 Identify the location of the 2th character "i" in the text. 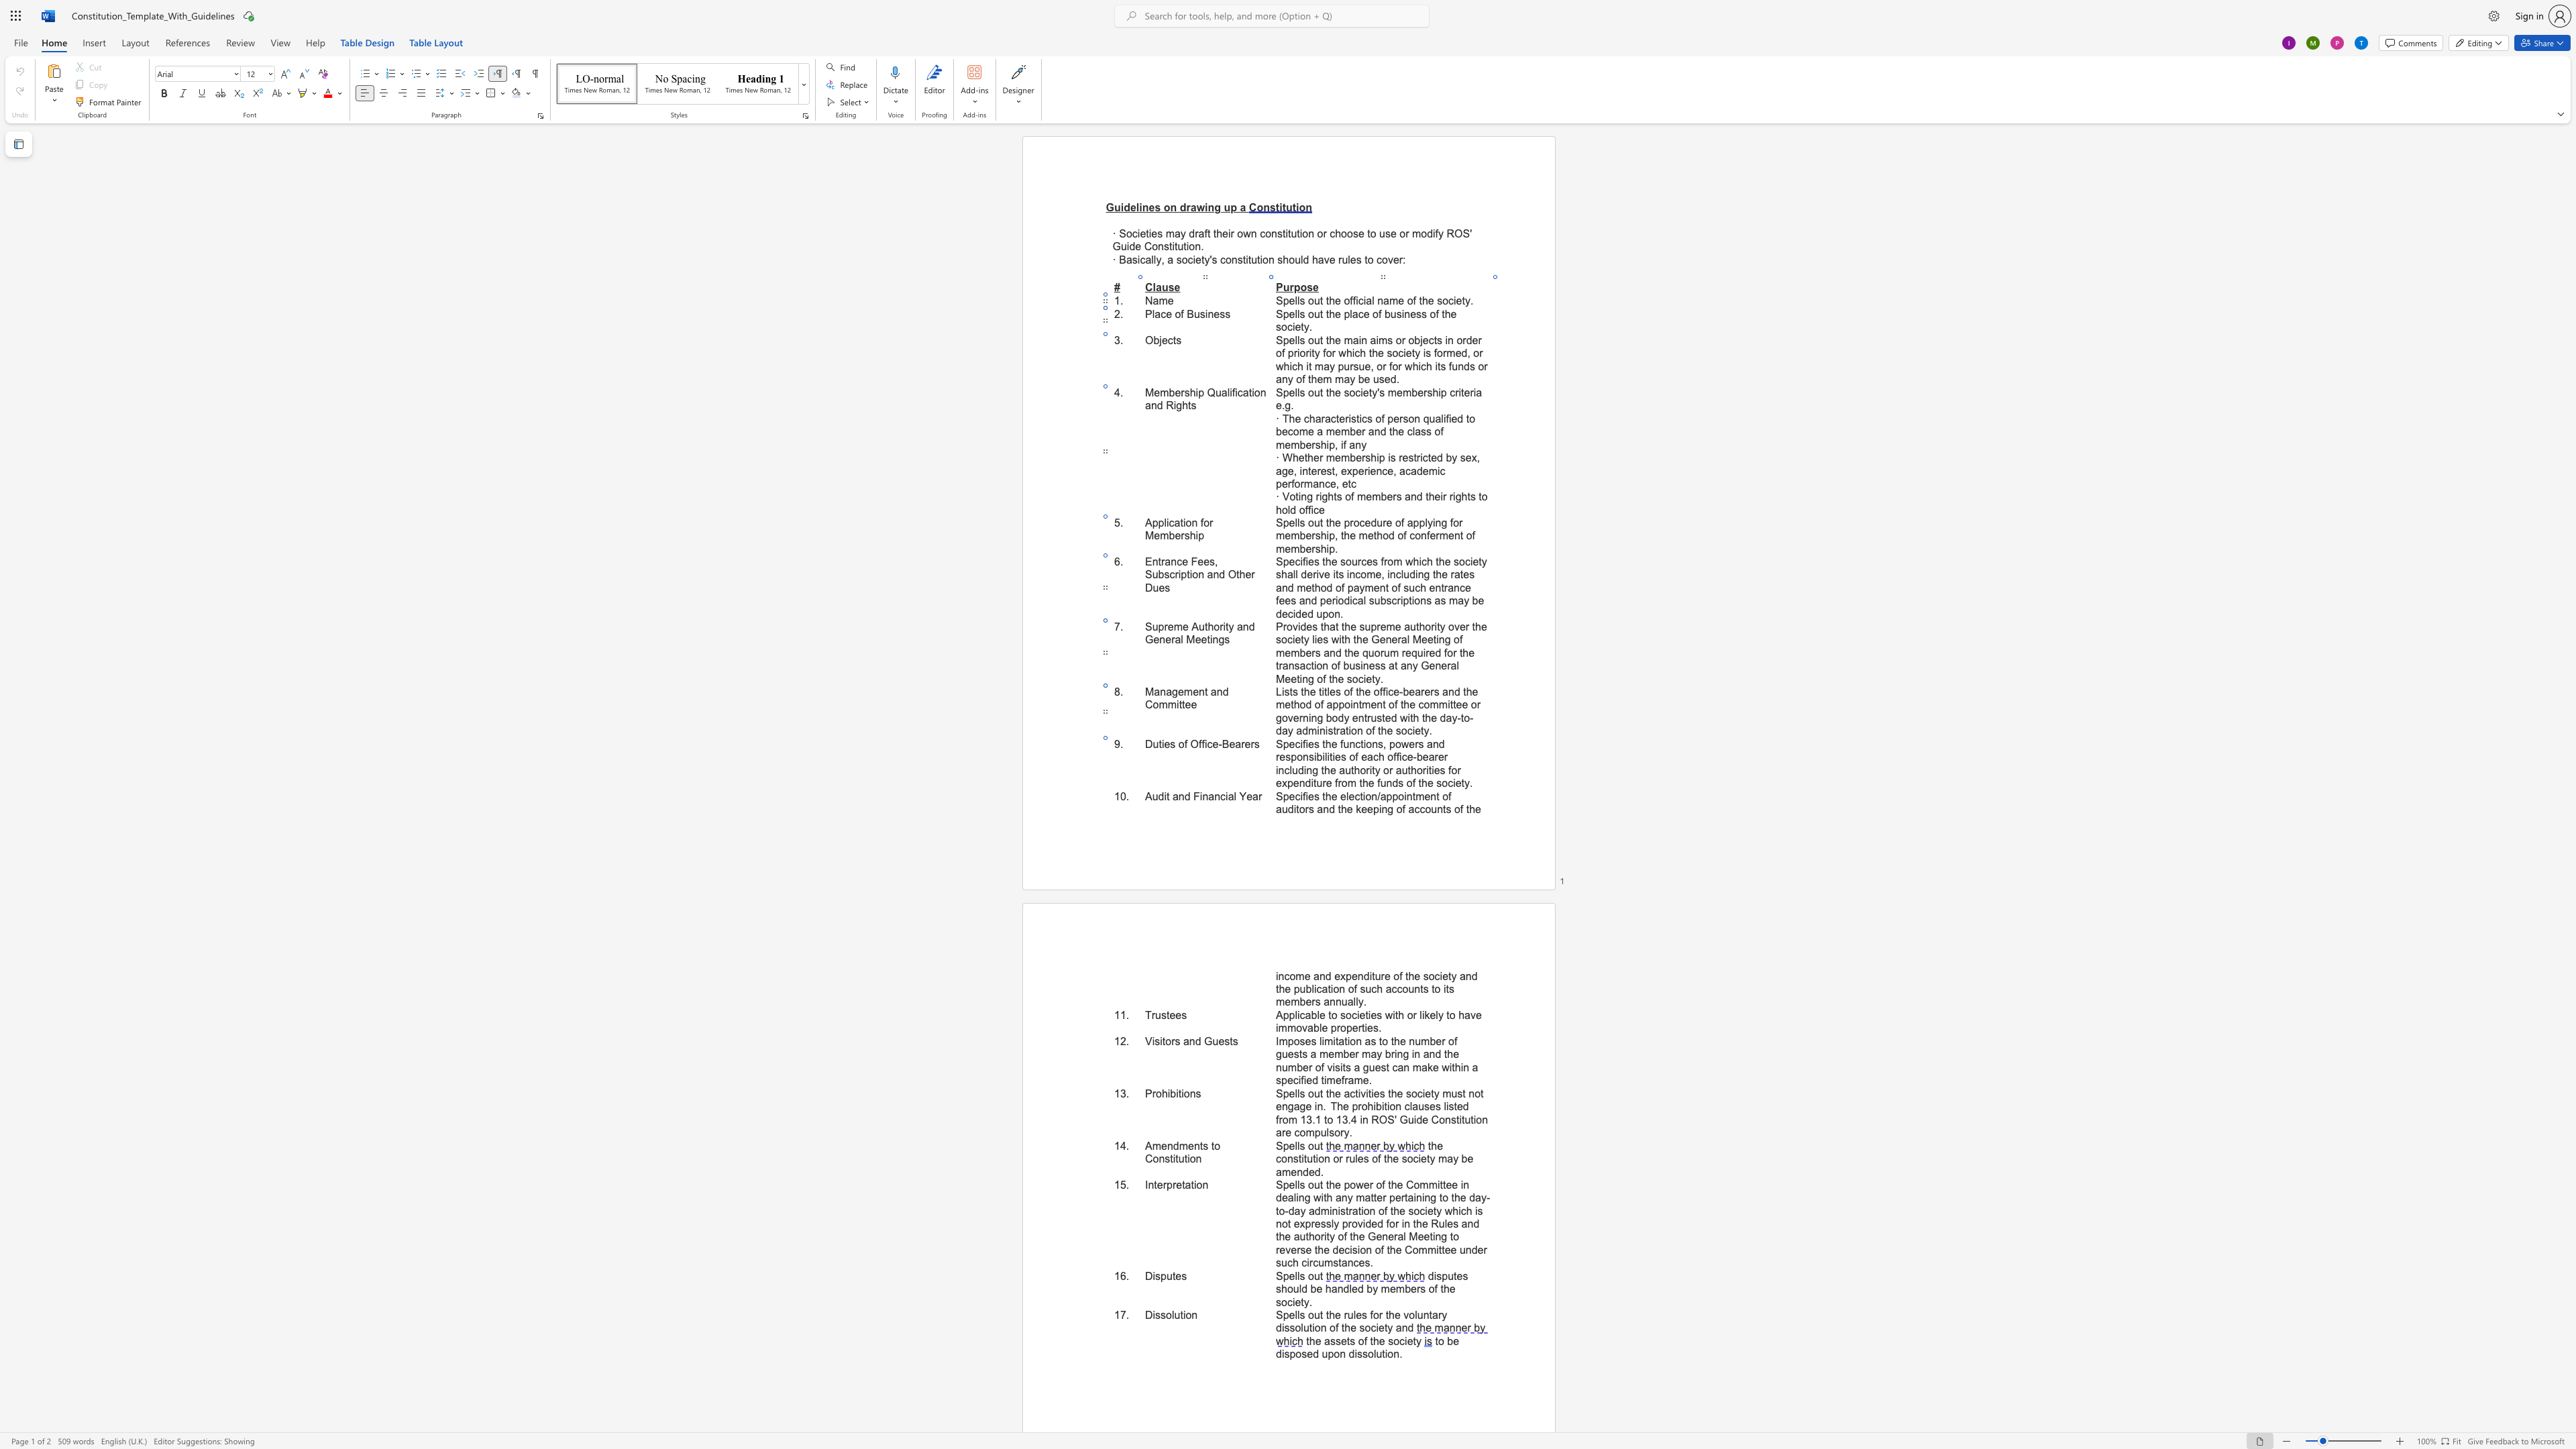
(1205, 743).